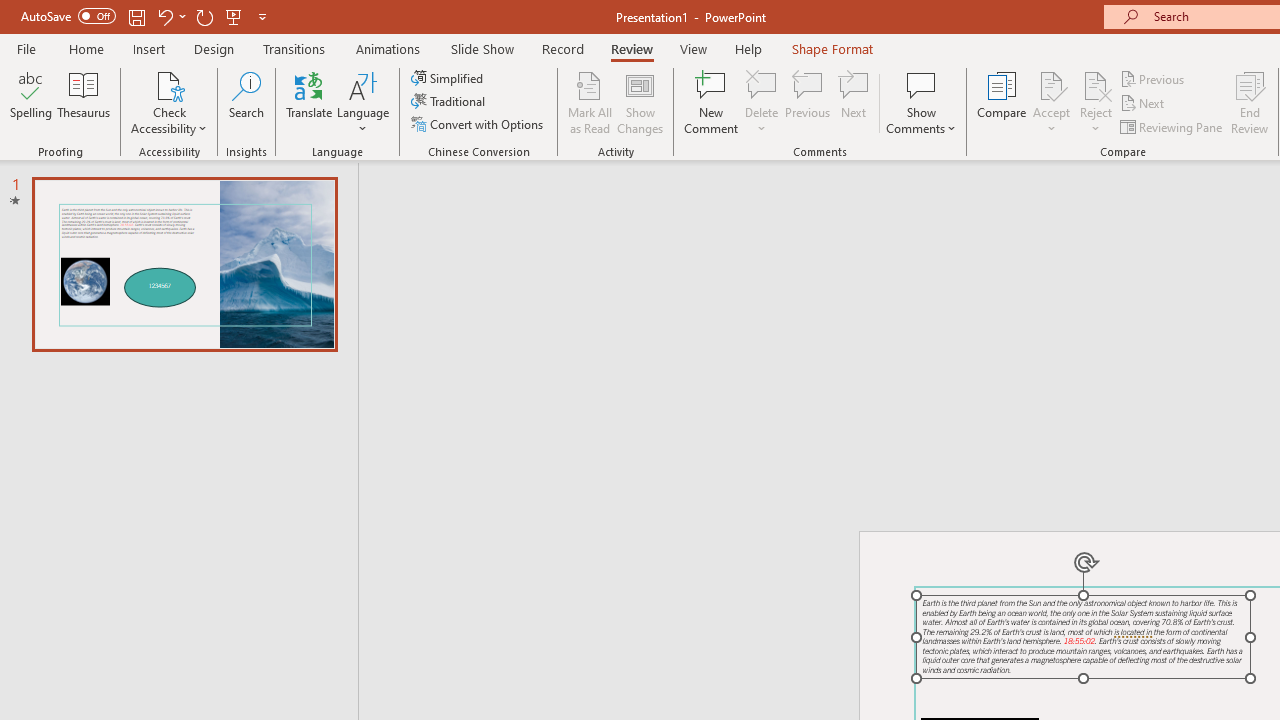 The width and height of the screenshot is (1280, 720). What do you see at coordinates (1144, 103) in the screenshot?
I see `'Next'` at bounding box center [1144, 103].